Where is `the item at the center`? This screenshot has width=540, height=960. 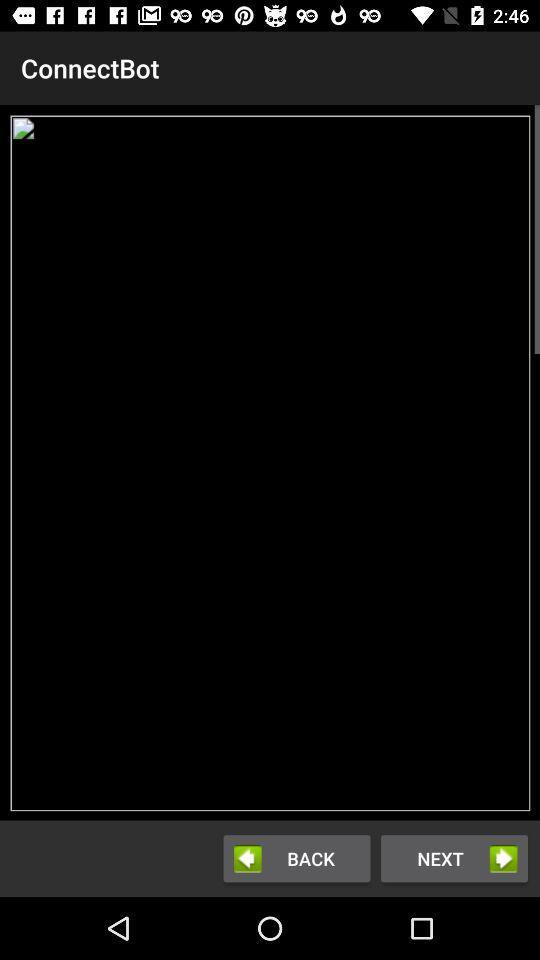 the item at the center is located at coordinates (270, 462).